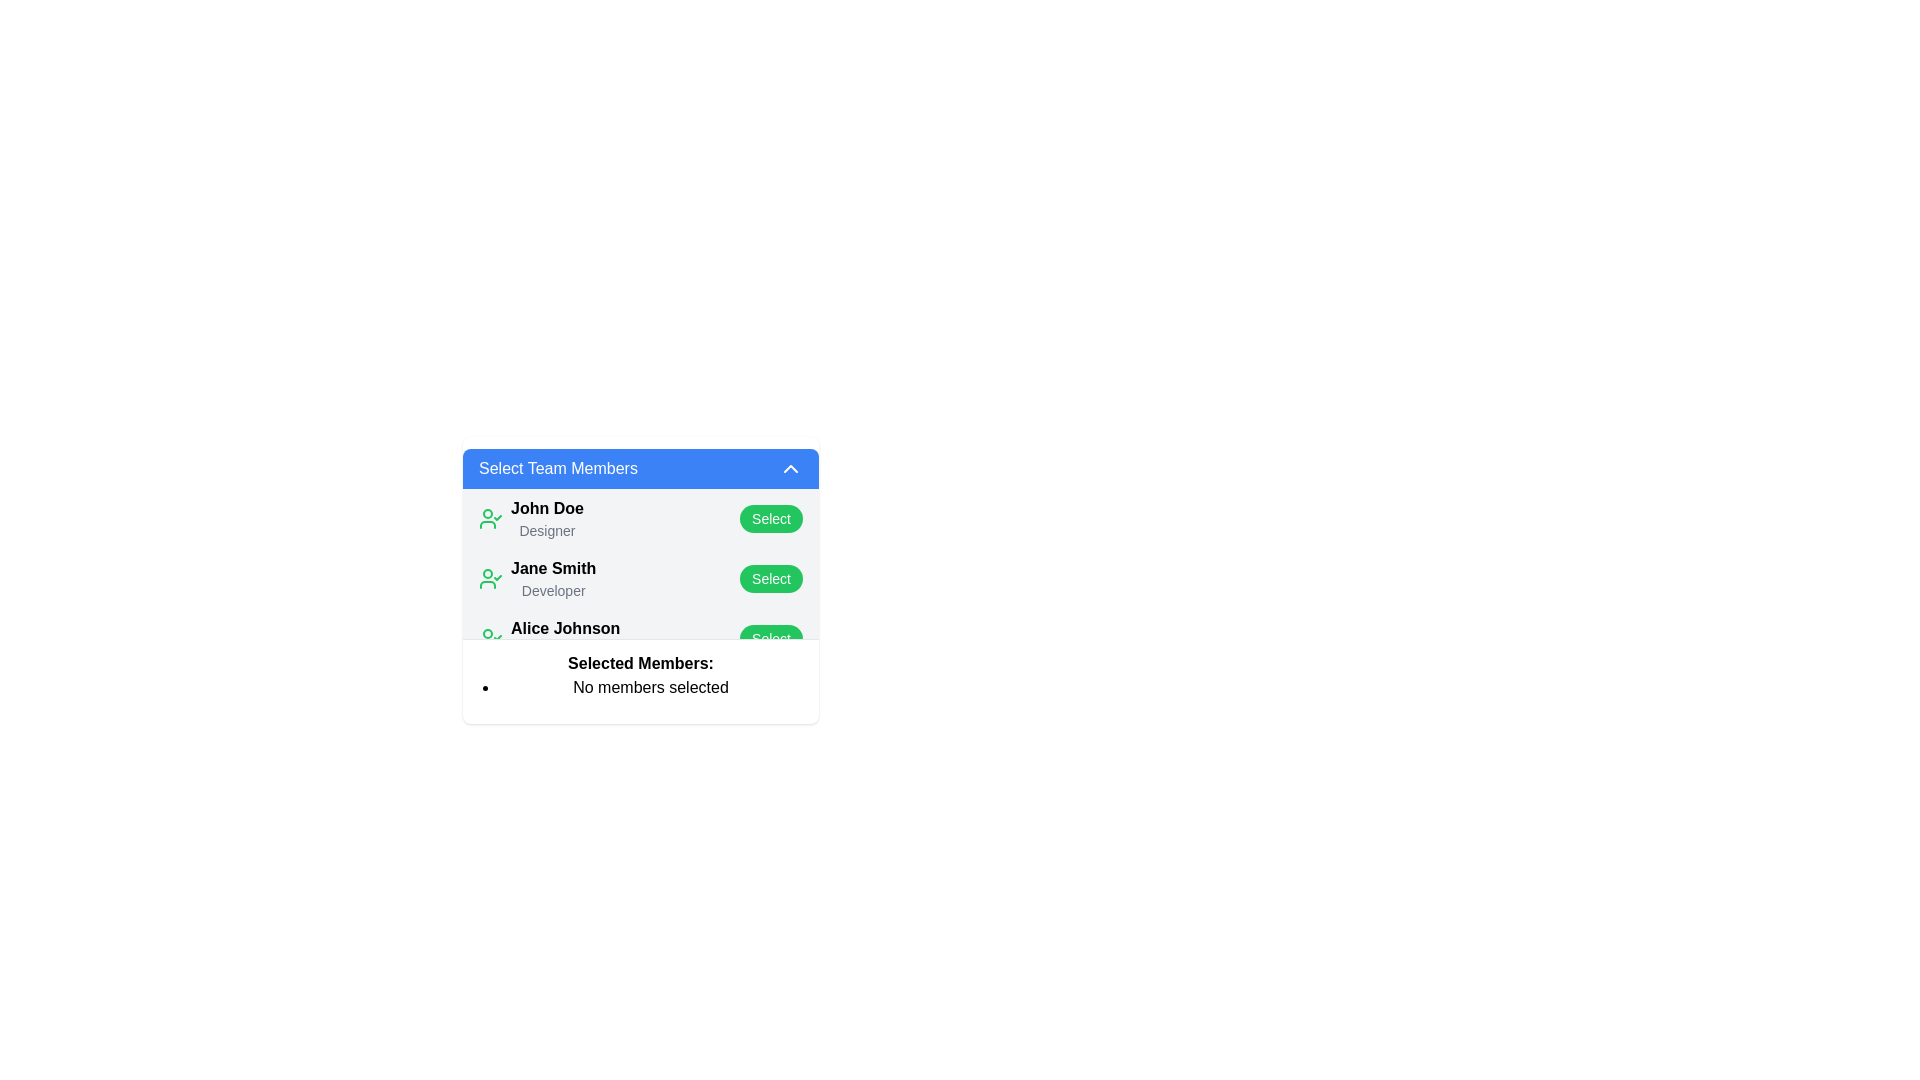  I want to click on the second List Item Widget representing a team member to focus on it, located within the 'Select Team Members' group, so click(537, 578).